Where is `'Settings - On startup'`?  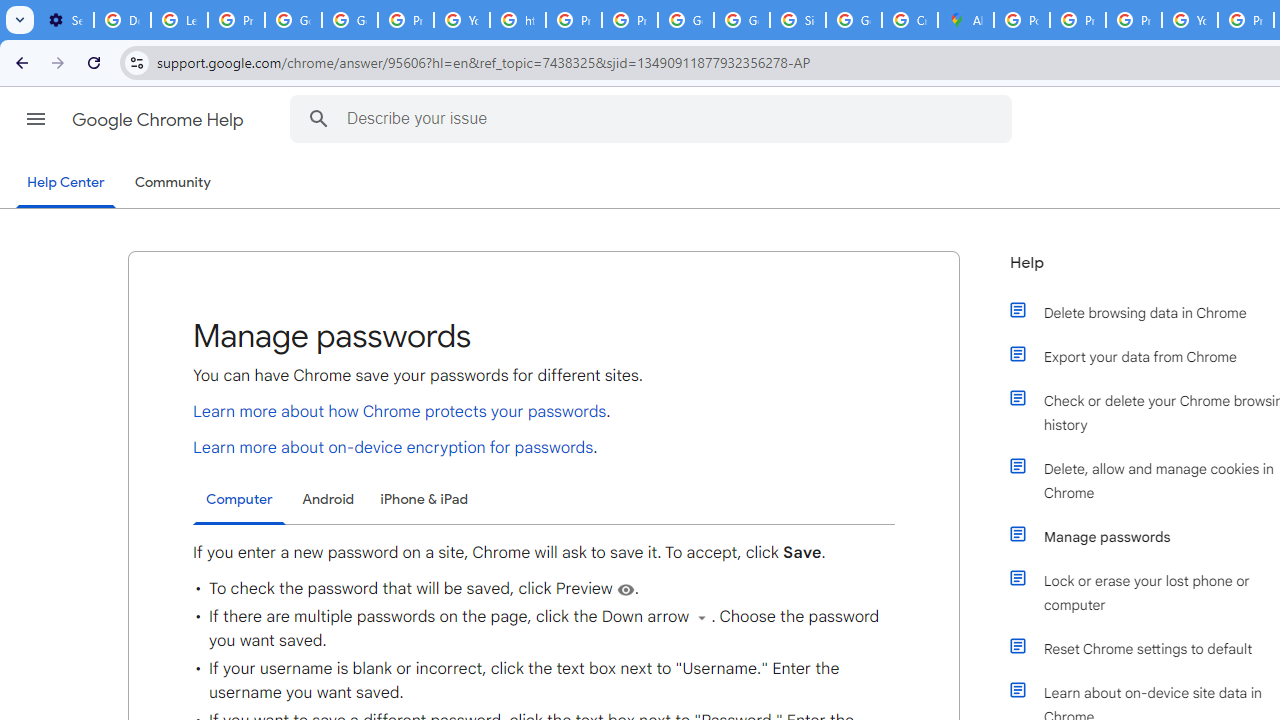 'Settings - On startup' is located at coordinates (65, 20).